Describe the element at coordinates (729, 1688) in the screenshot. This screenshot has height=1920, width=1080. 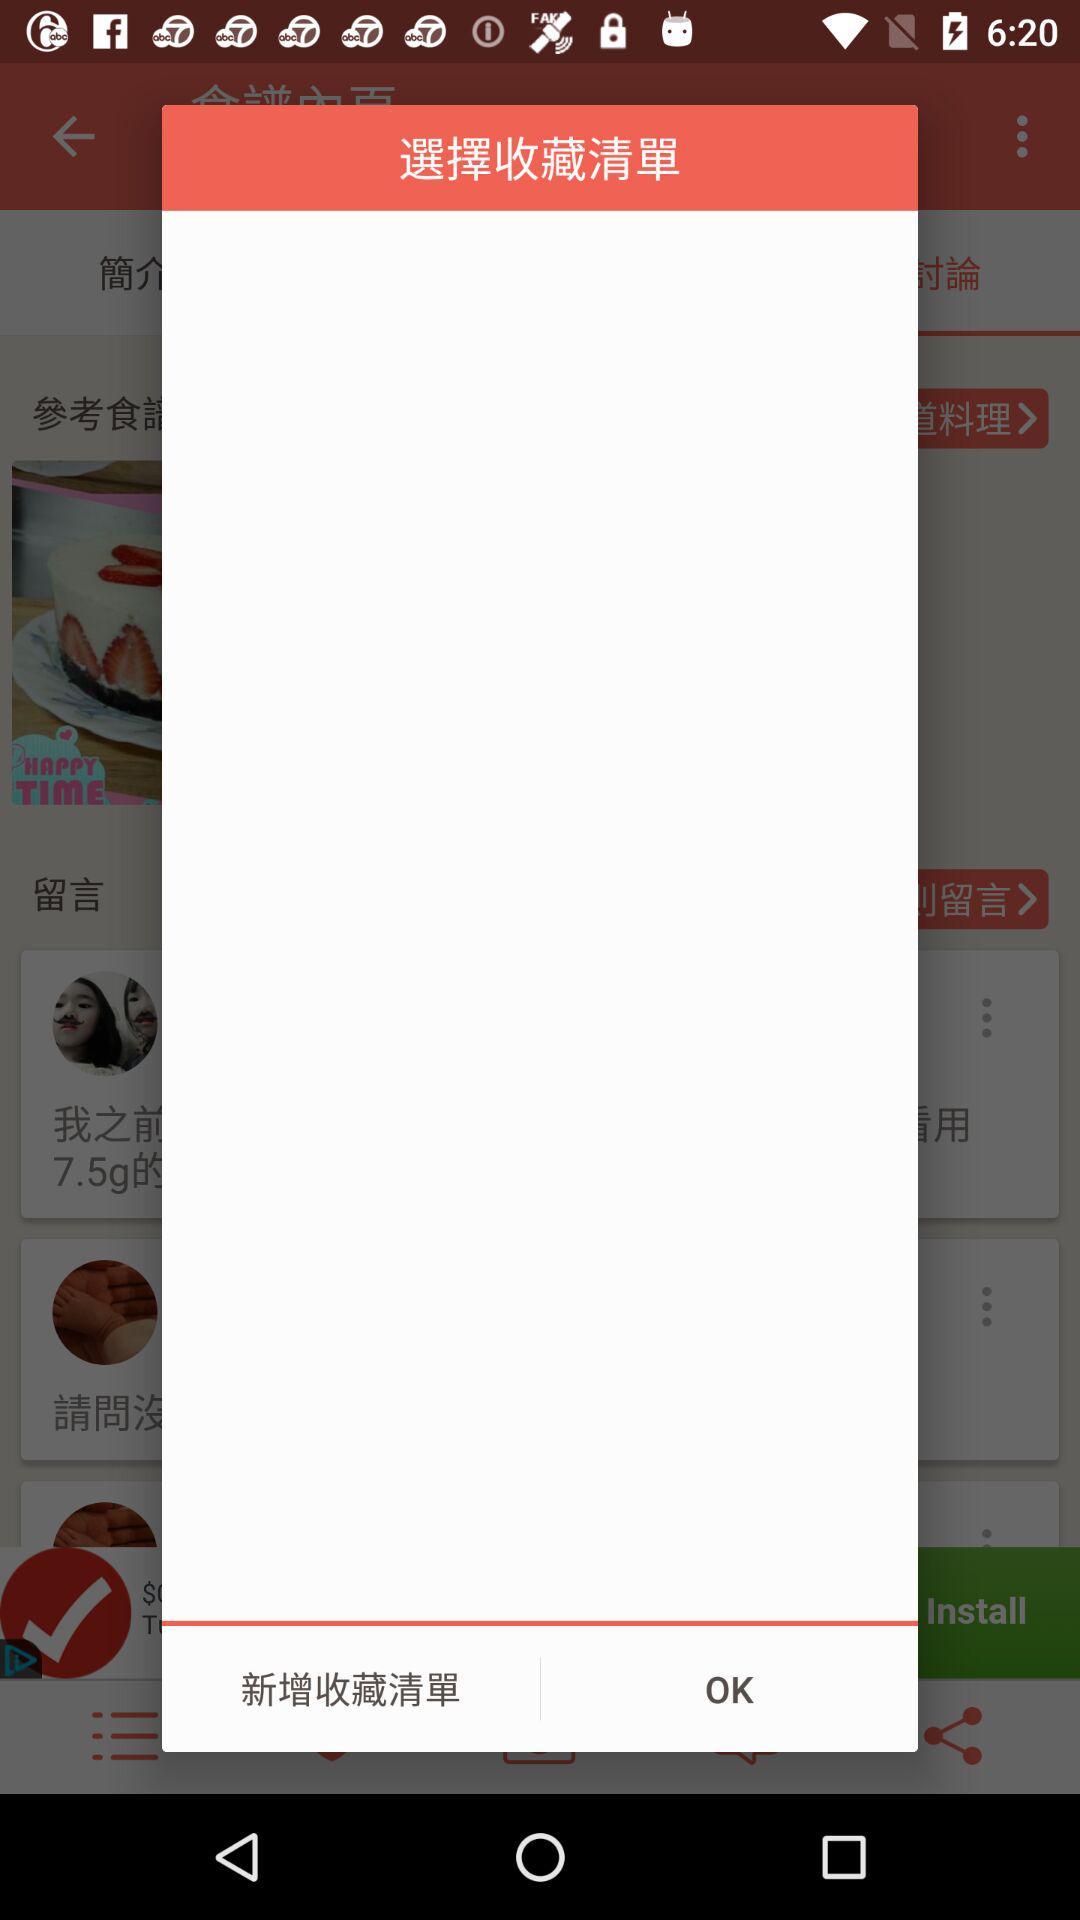
I see `the icon at the bottom right corner` at that location.